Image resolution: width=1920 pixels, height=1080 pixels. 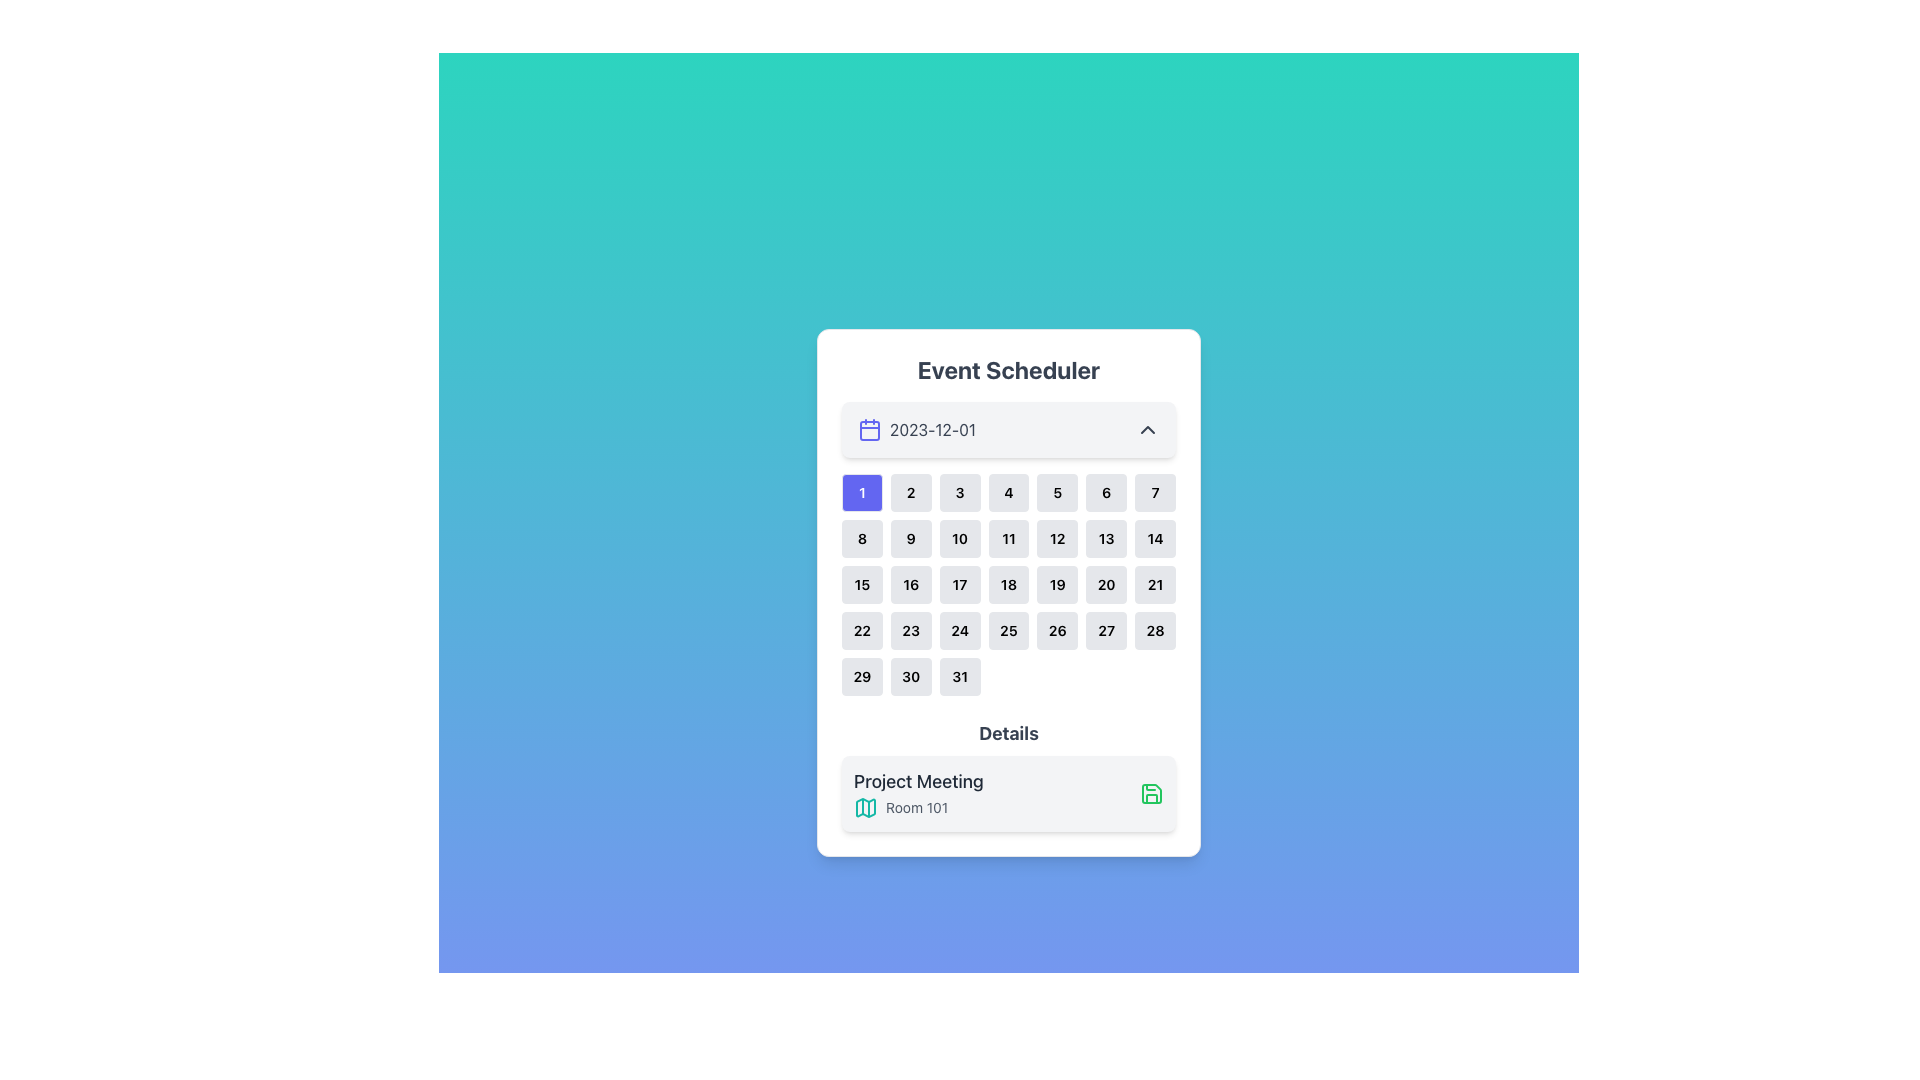 I want to click on the square-shaped button with a light gray background and the text '16' centered in bold black font, so click(x=910, y=585).